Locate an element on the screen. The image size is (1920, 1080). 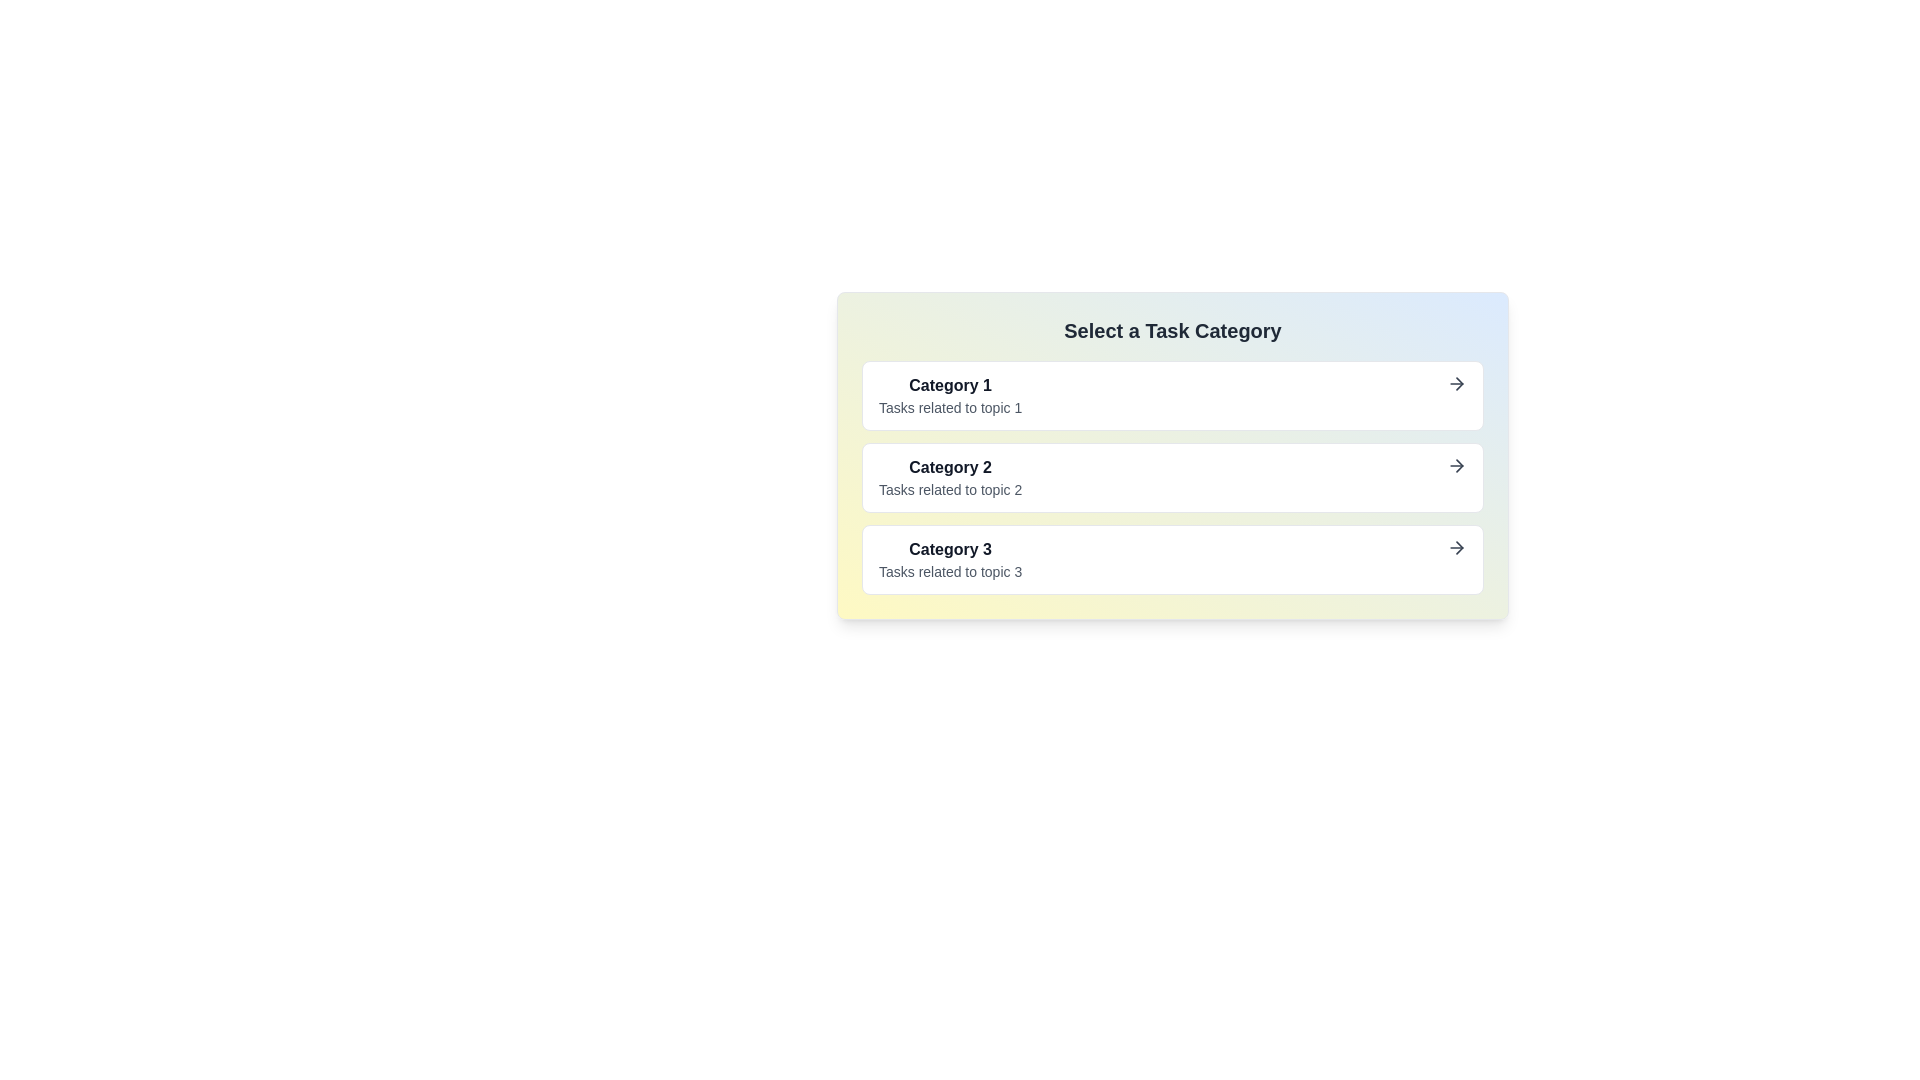
the navigation icon located to the far right side of 'Category 3' in the third row of the menu is located at coordinates (1459, 547).